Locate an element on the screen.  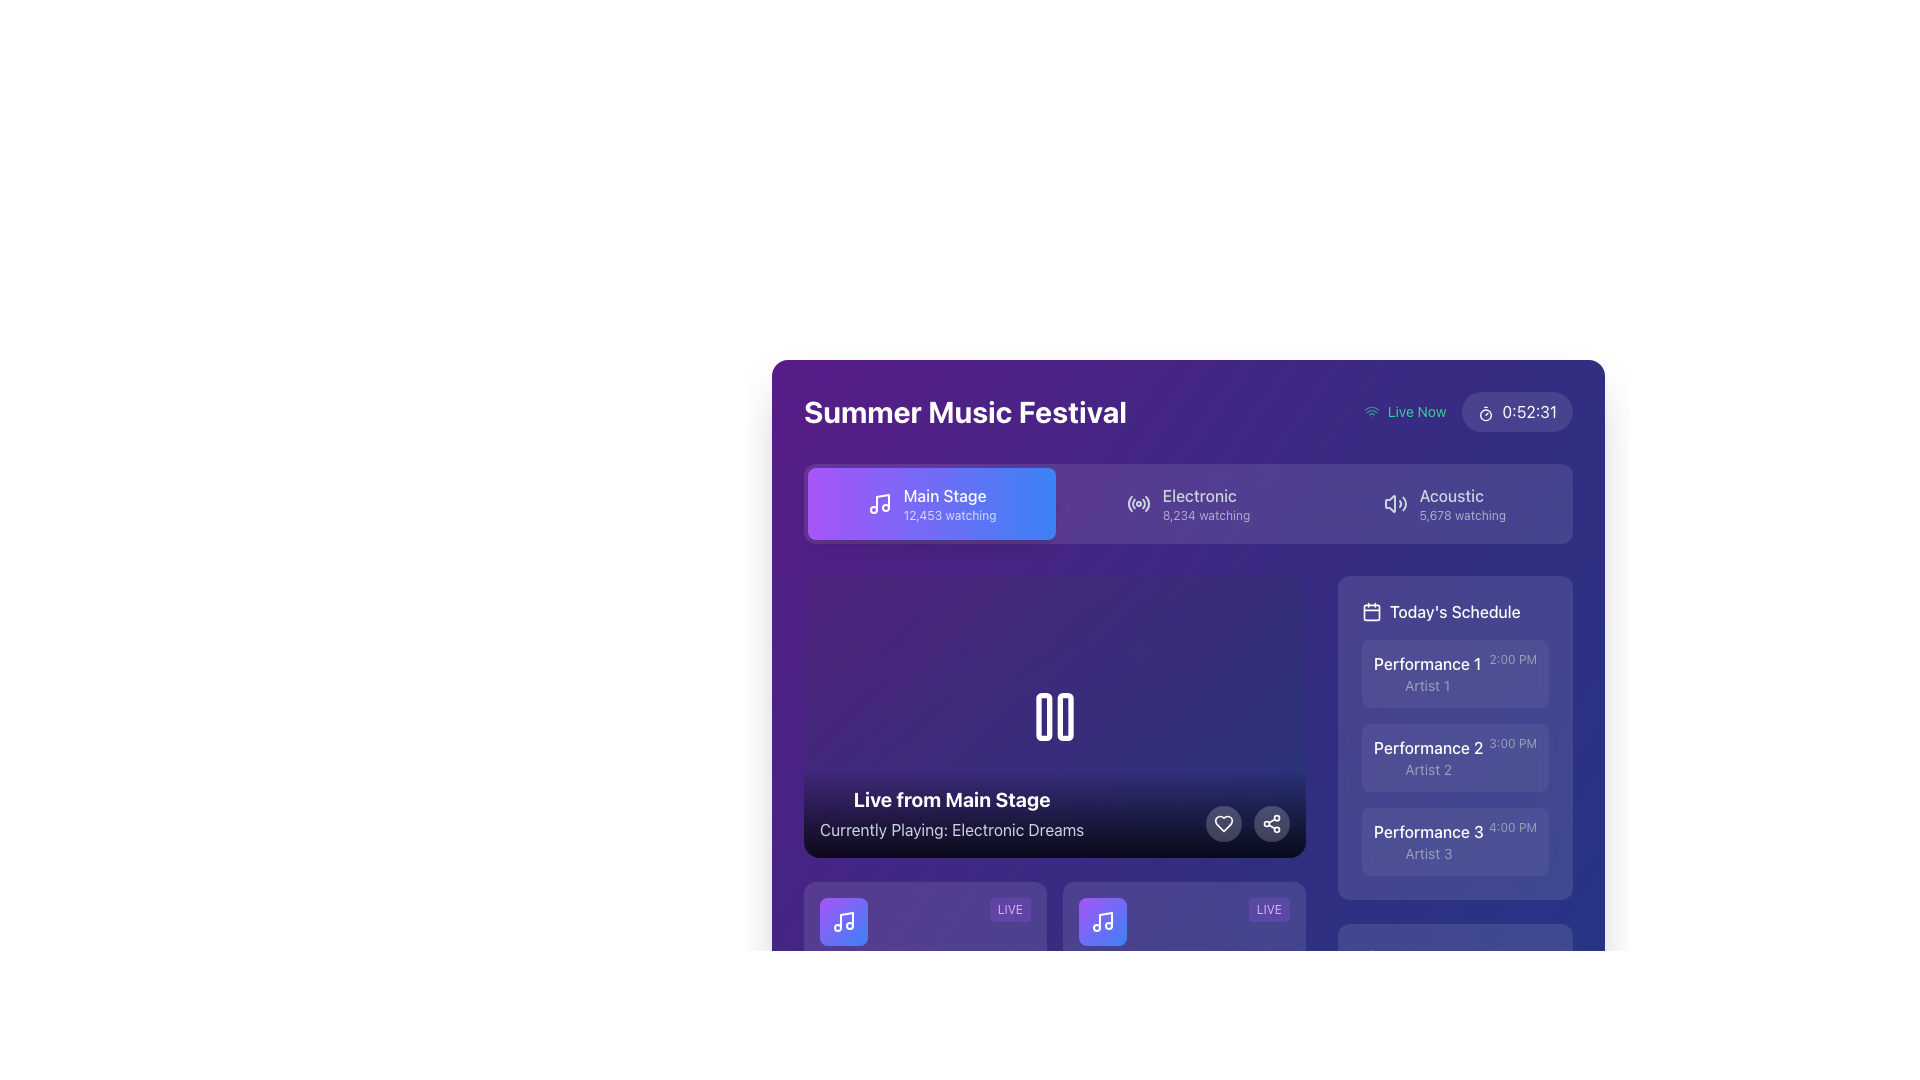
the icon button used for marking as favorite or liking, located in the lower right section of the 'Live from Main Stage' area is located at coordinates (1223, 824).